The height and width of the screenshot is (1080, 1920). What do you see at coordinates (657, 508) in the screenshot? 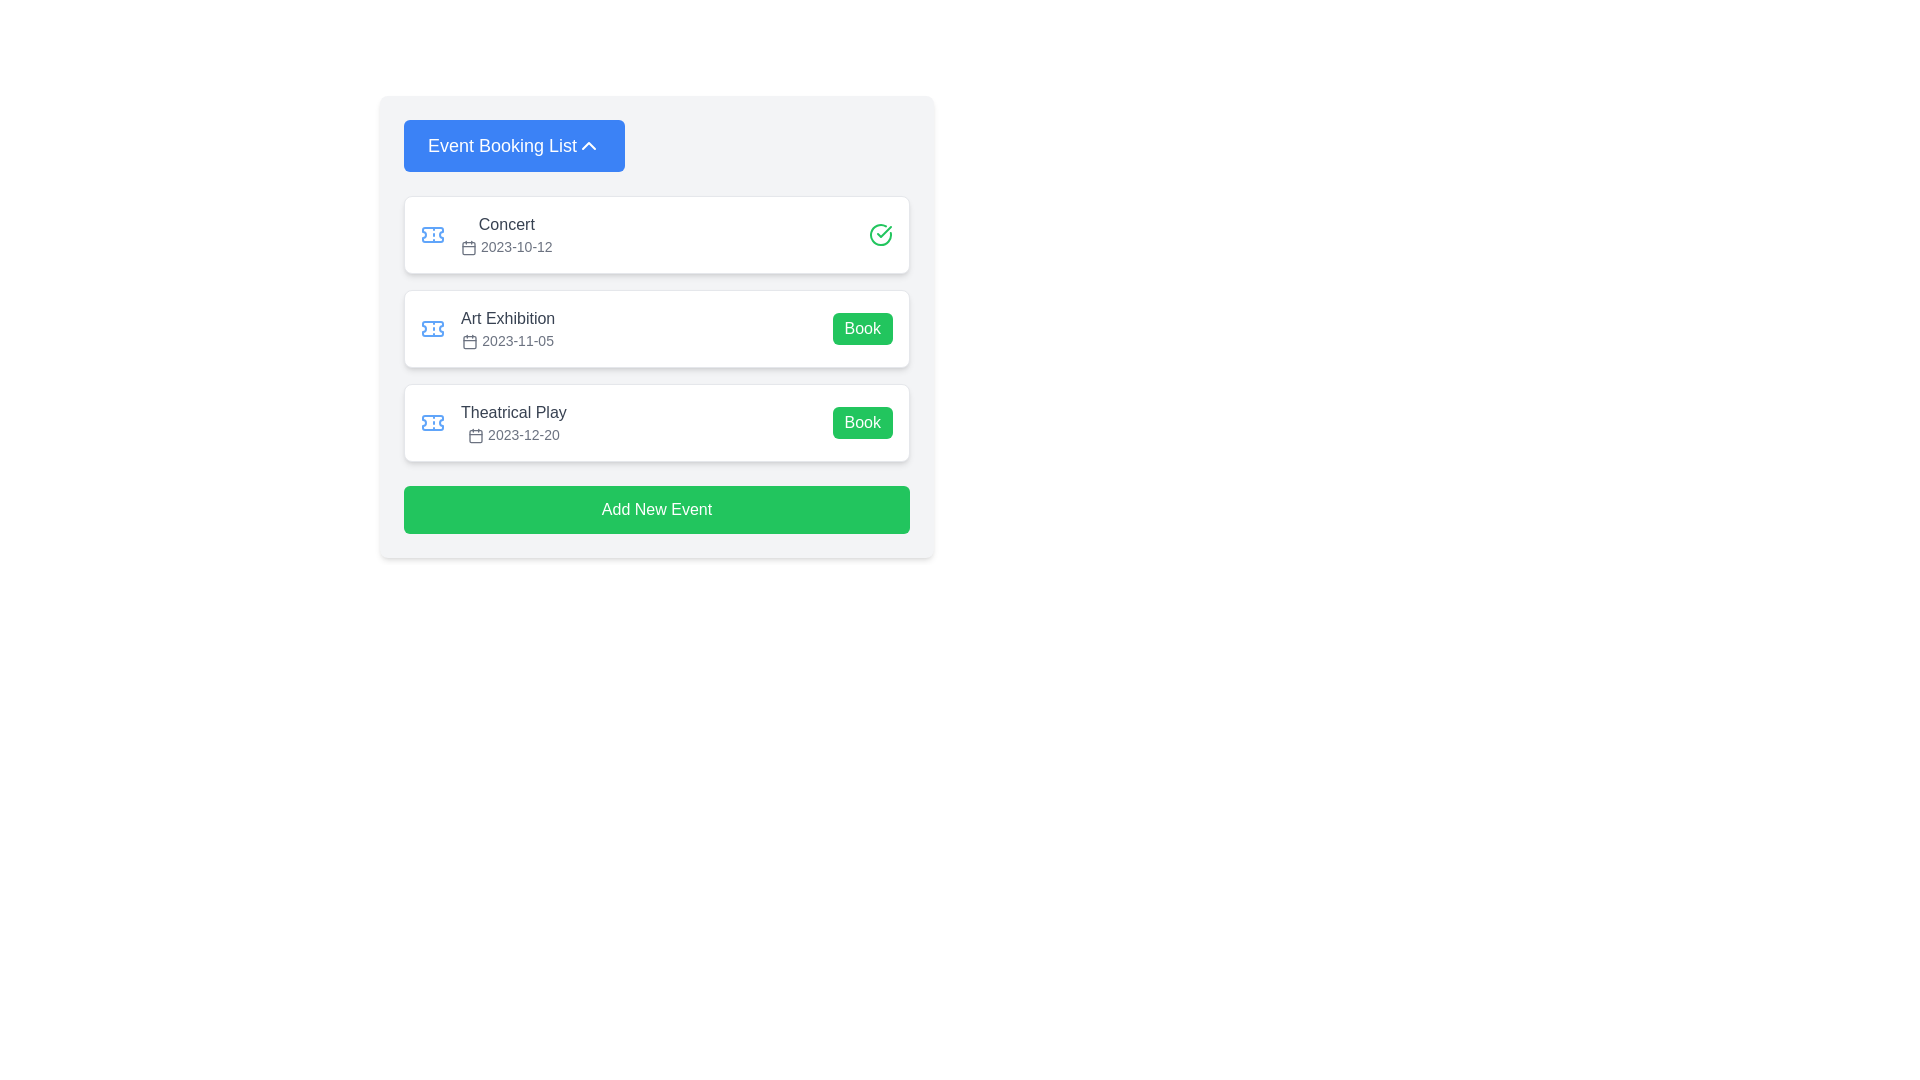
I see `the 'Add New Event' button located at the bottom of the 'Event Booking List' to observe the color change` at bounding box center [657, 508].